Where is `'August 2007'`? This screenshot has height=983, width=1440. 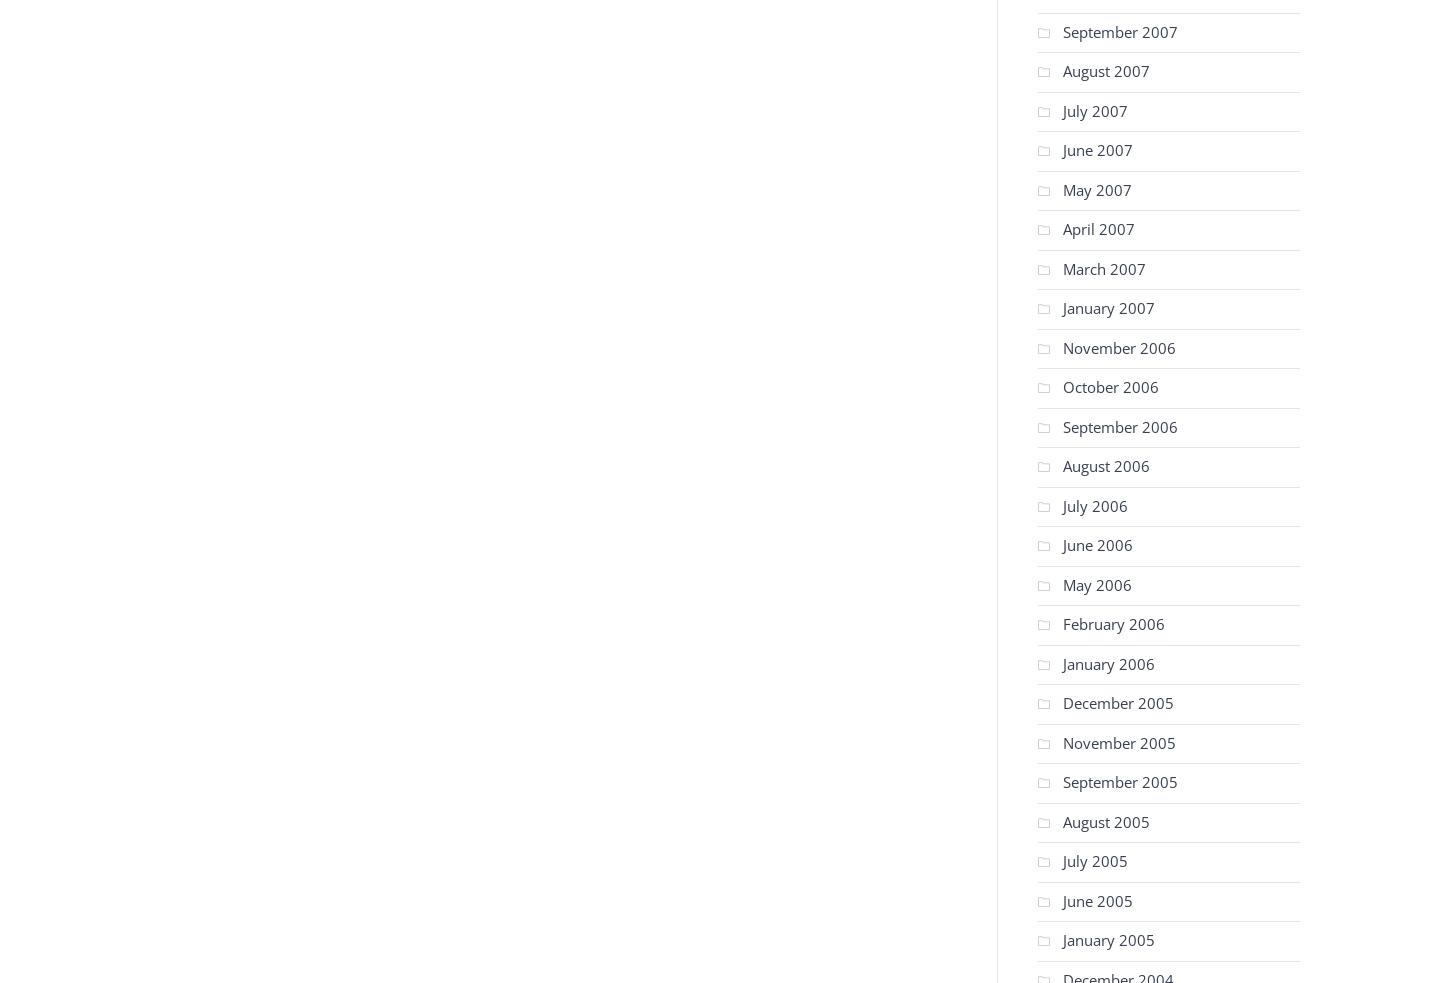 'August 2007' is located at coordinates (1105, 69).